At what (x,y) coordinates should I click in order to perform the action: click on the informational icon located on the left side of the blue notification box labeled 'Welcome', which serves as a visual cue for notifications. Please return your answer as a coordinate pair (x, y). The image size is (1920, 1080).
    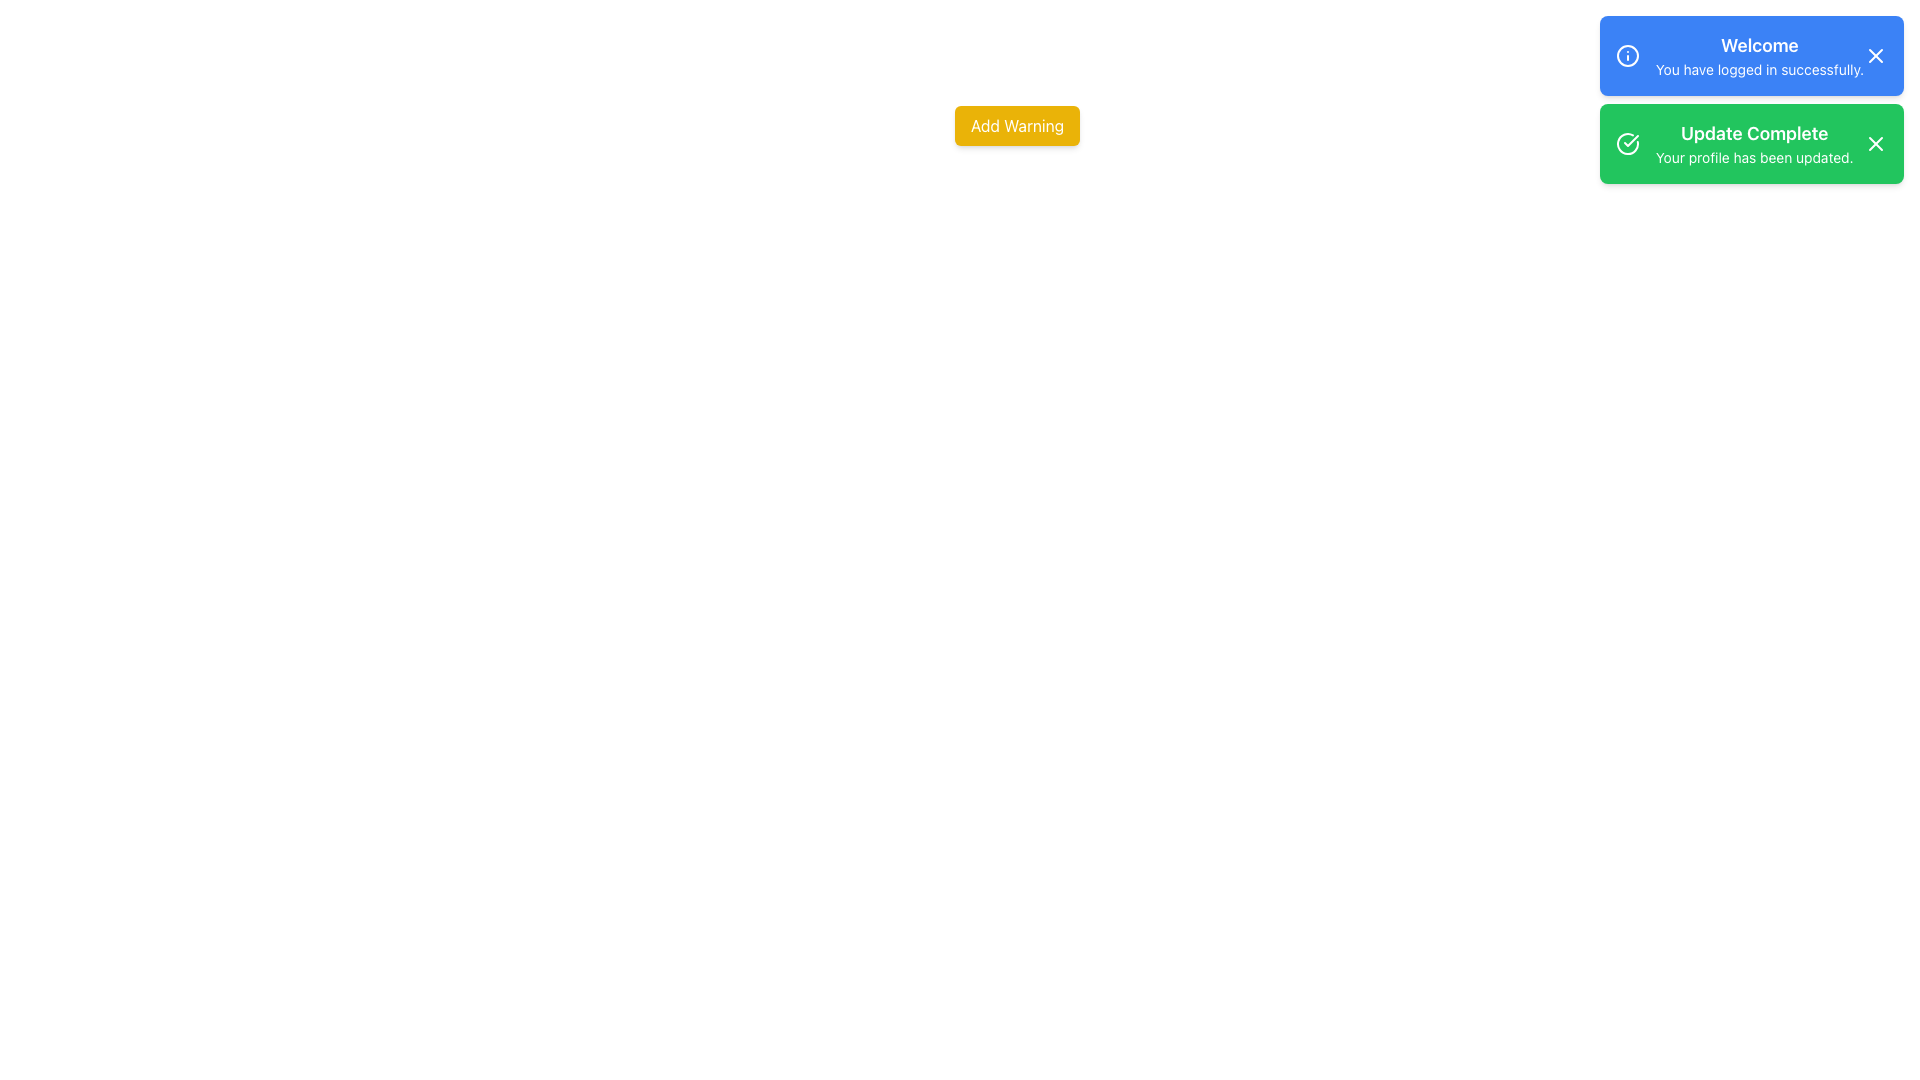
    Looking at the image, I should click on (1627, 55).